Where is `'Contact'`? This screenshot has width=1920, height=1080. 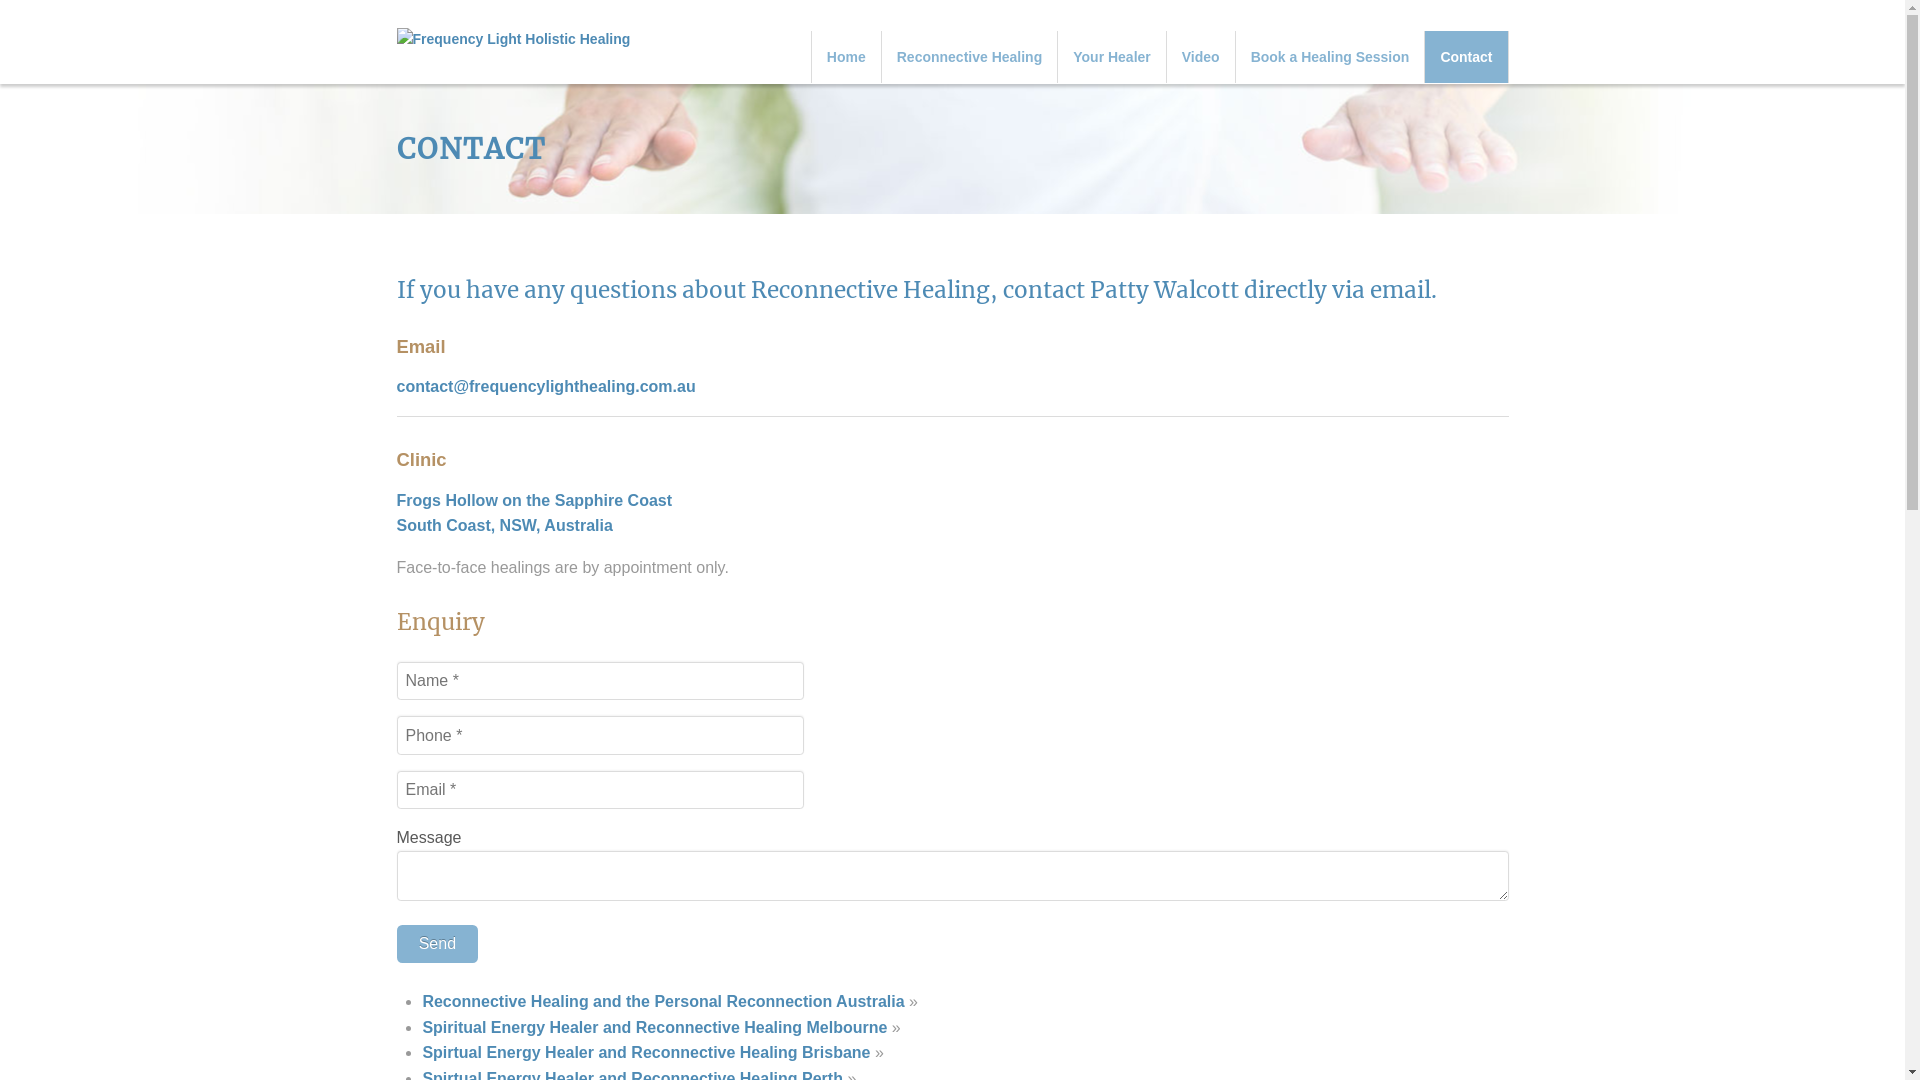 'Contact' is located at coordinates (1424, 56).